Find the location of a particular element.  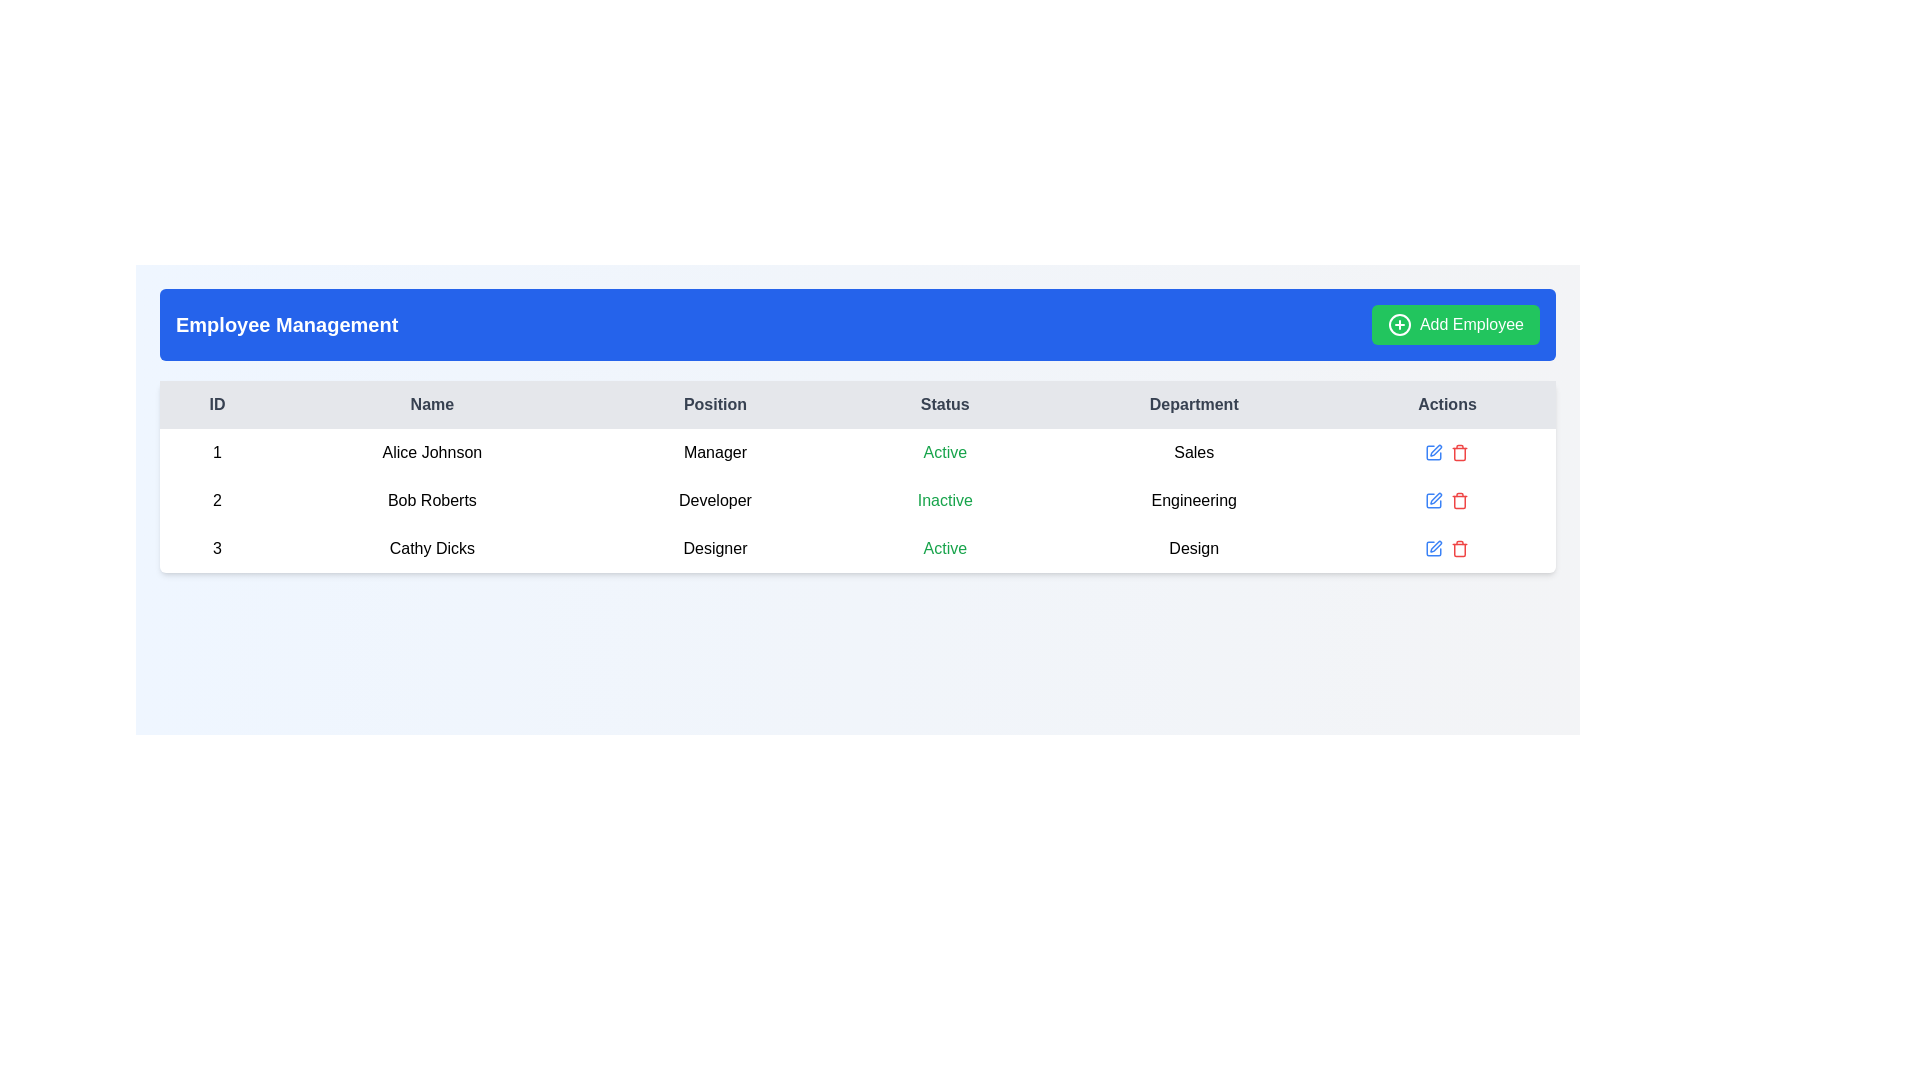

the edit icon button located in the 'Actions' column for the table row of 'Alice Johnson' is located at coordinates (1433, 452).